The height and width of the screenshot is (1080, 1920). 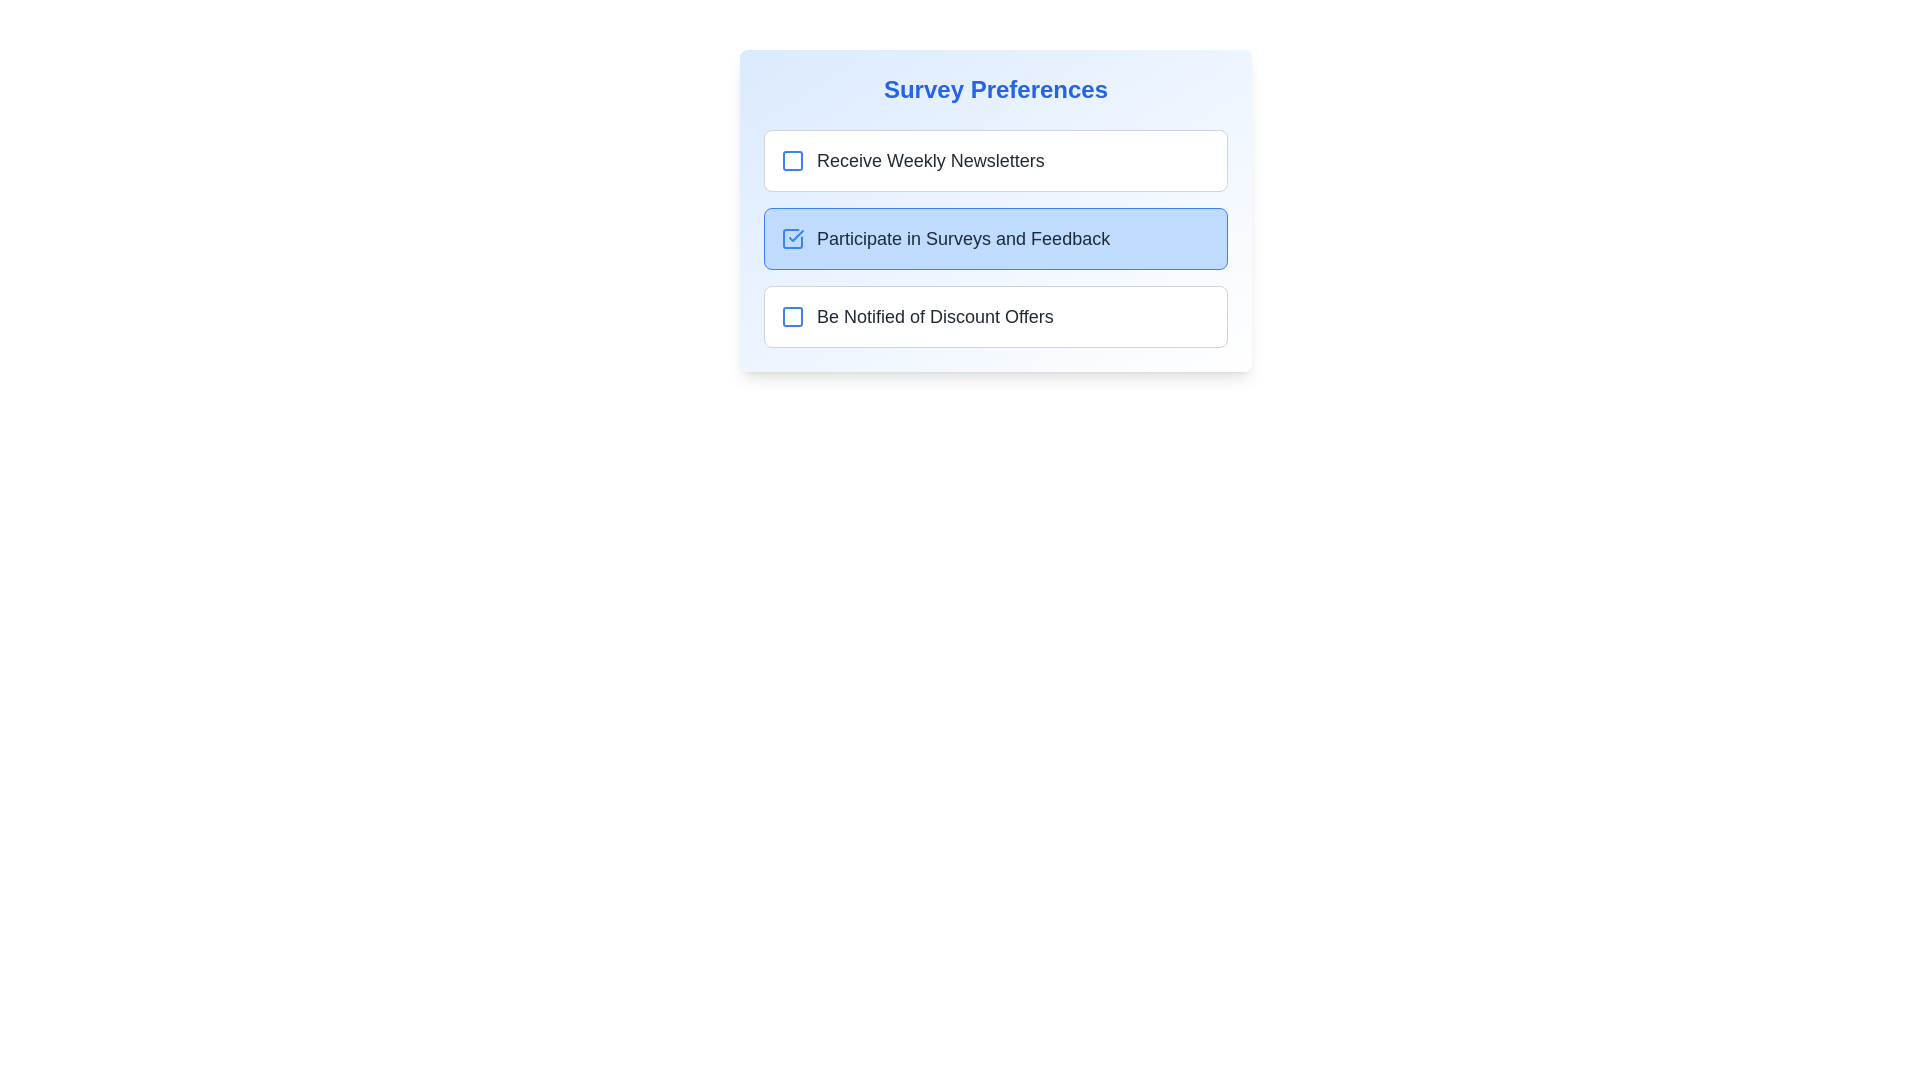 What do you see at coordinates (929, 160) in the screenshot?
I see `the text label reading 'Receive Weekly Newsletters' which is styled with a larger font size and gray color, located in the 'Survey Preferences' section next to a checkbox` at bounding box center [929, 160].